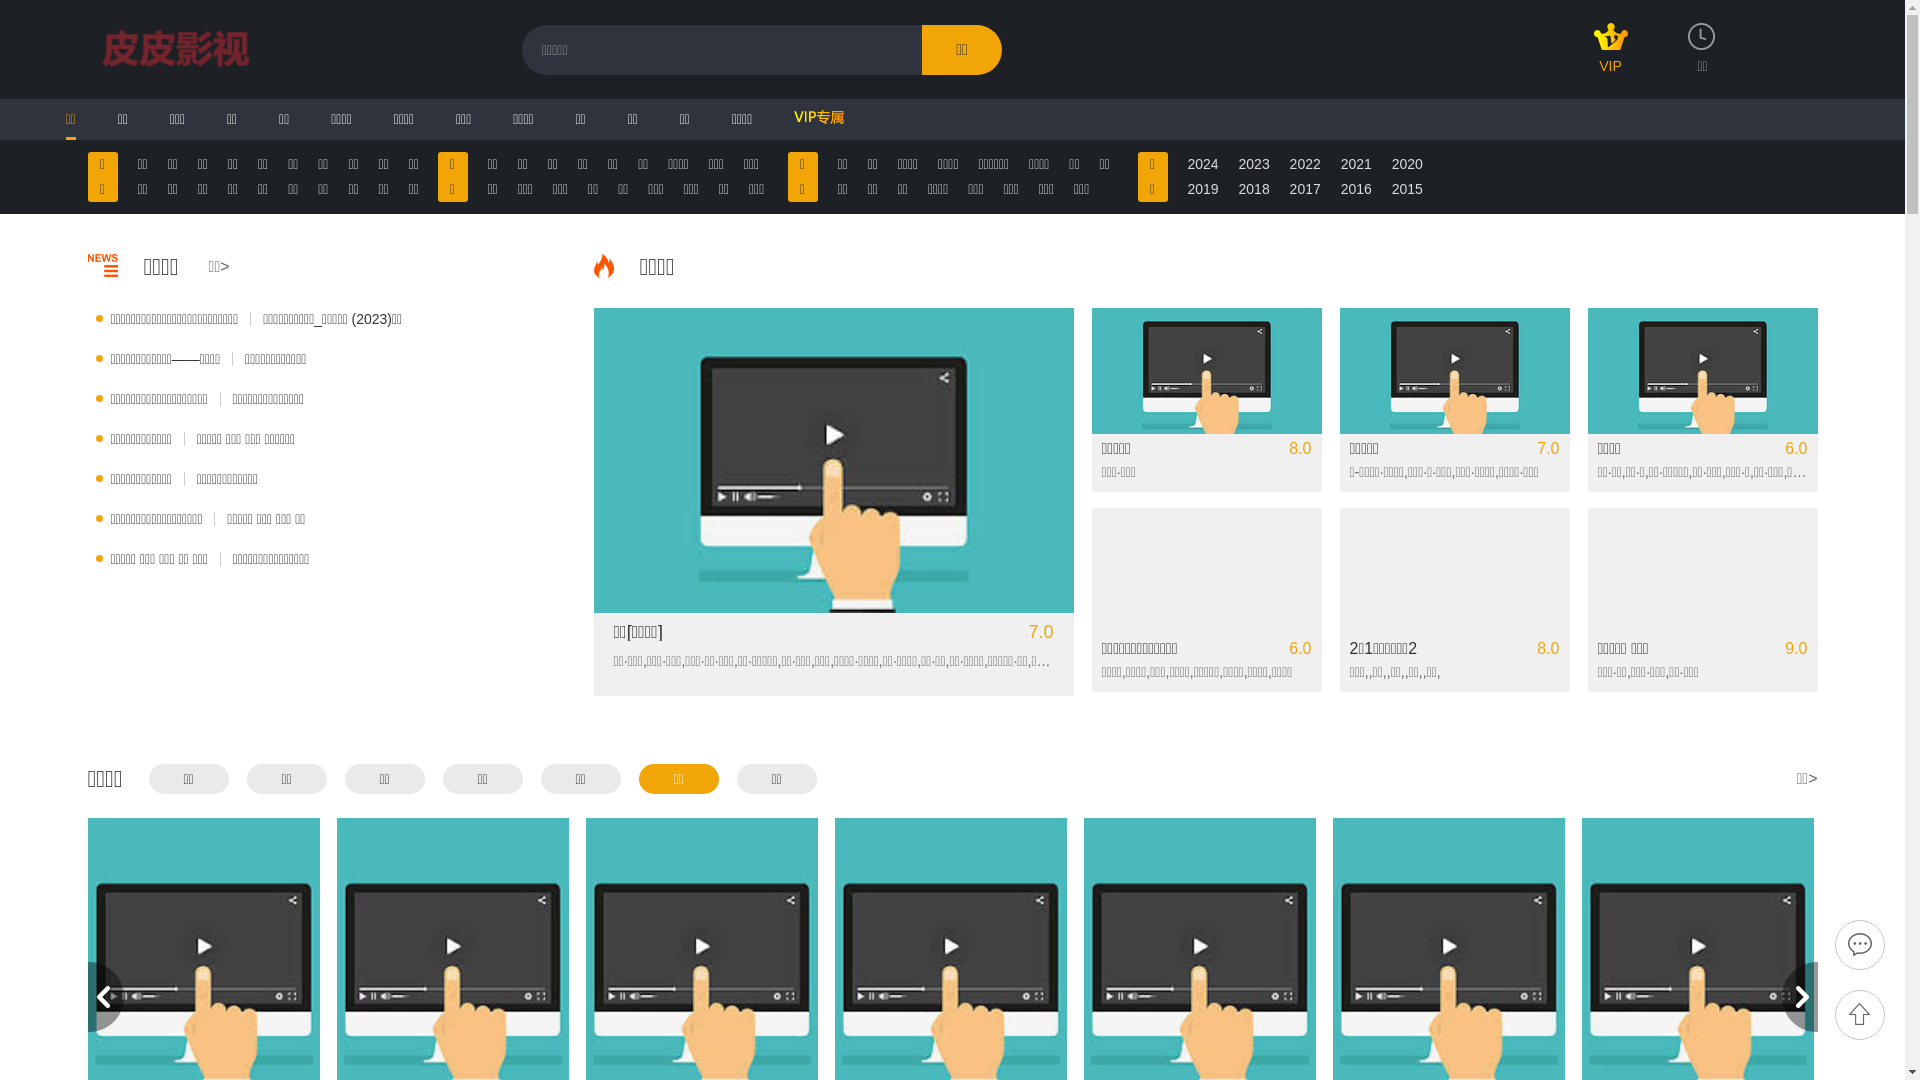 The width and height of the screenshot is (1920, 1080). What do you see at coordinates (1356, 189) in the screenshot?
I see `'2016'` at bounding box center [1356, 189].